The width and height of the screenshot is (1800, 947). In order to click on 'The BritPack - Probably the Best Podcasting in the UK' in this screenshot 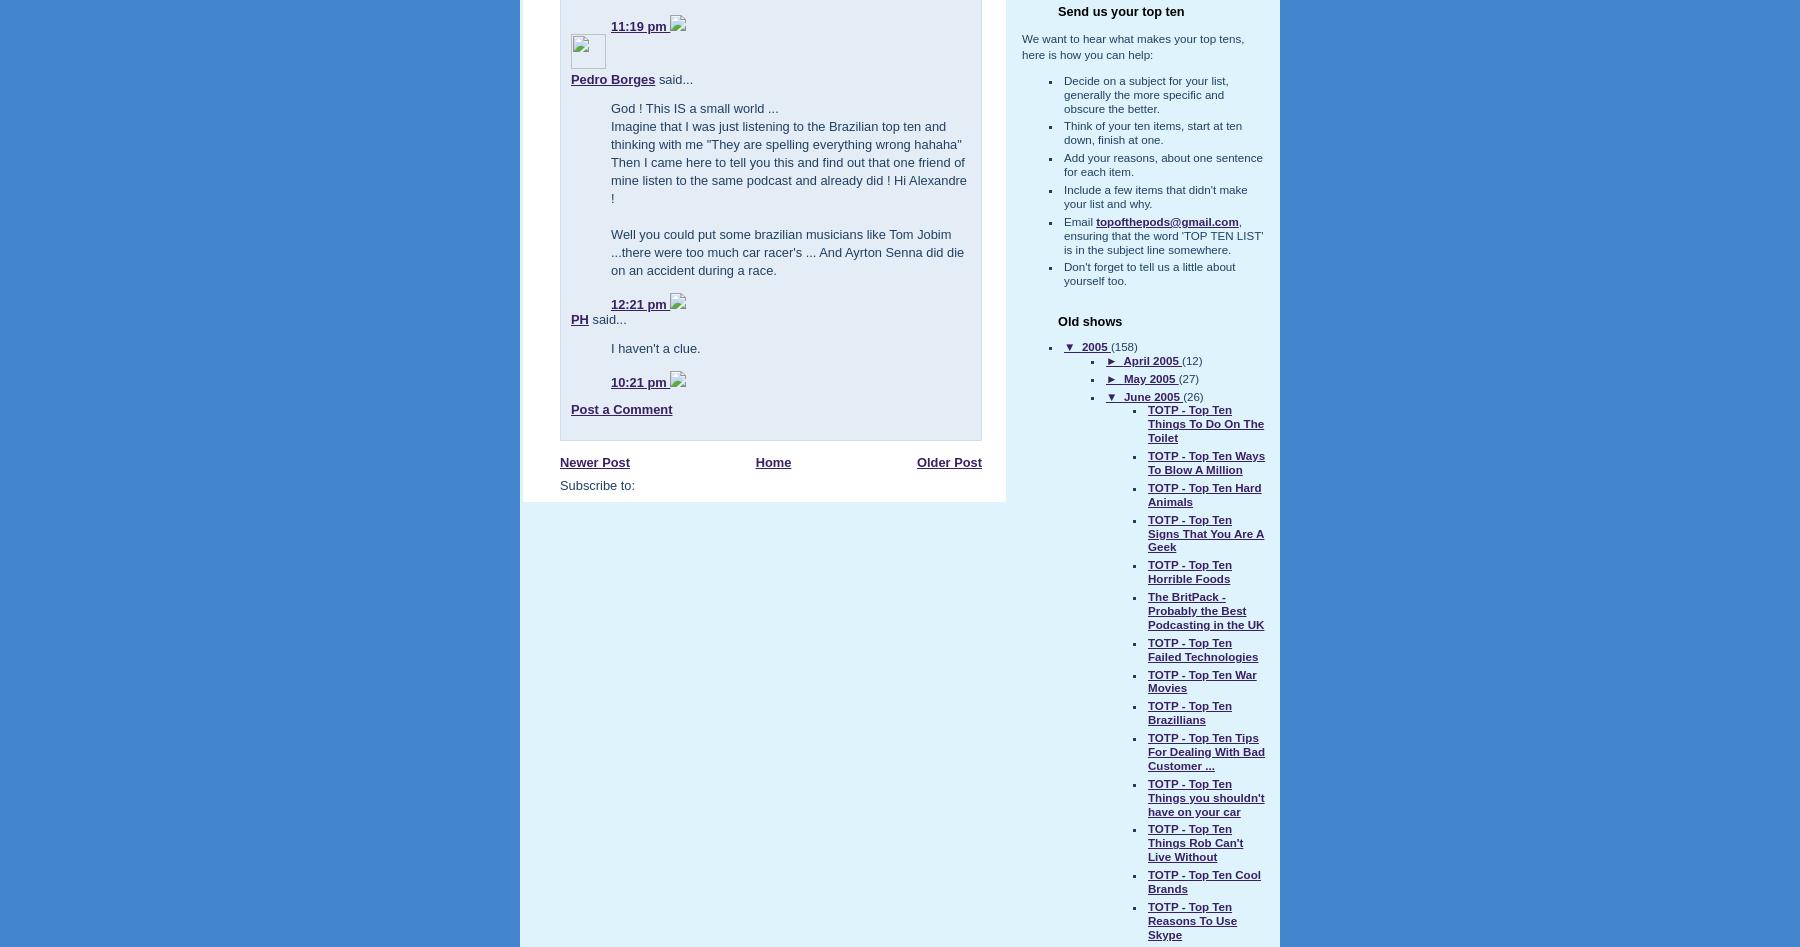, I will do `click(1147, 610)`.